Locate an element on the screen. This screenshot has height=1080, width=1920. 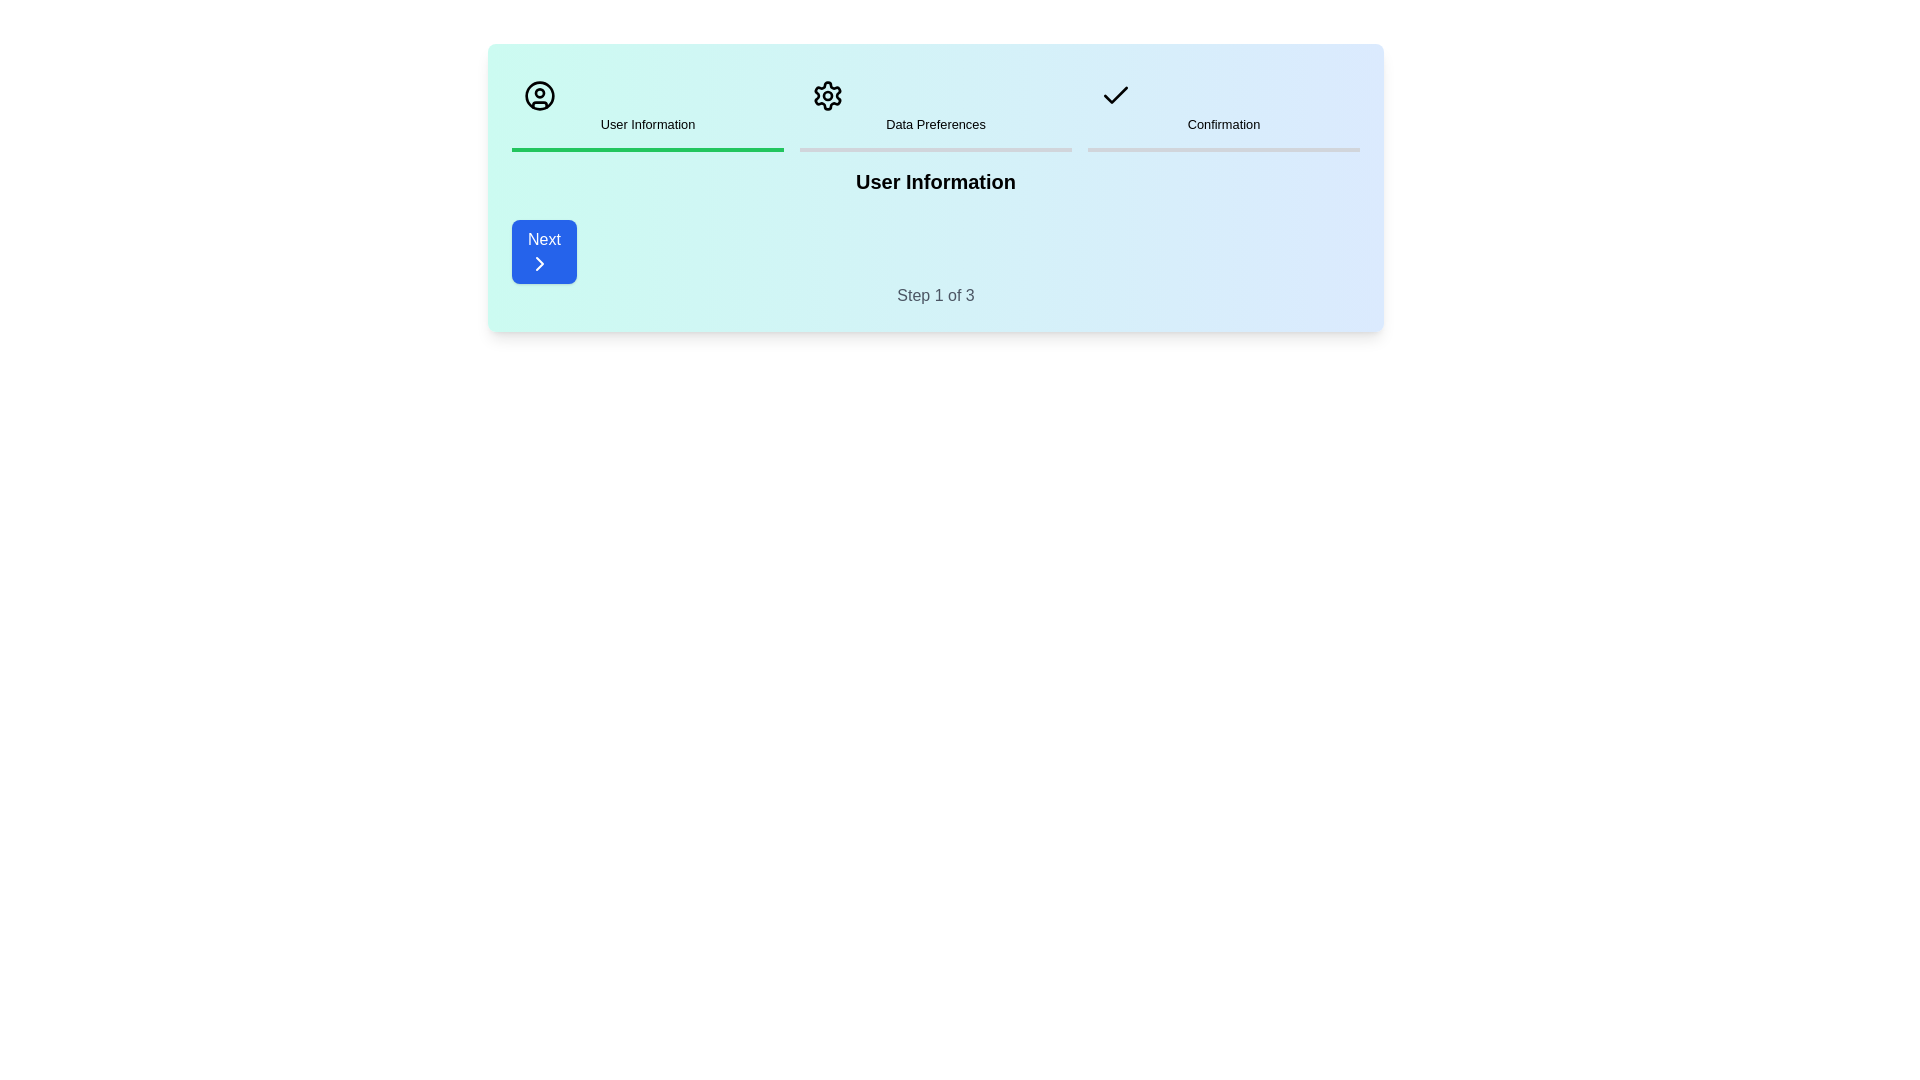
the 'Next' button to proceed to the next step is located at coordinates (544, 250).